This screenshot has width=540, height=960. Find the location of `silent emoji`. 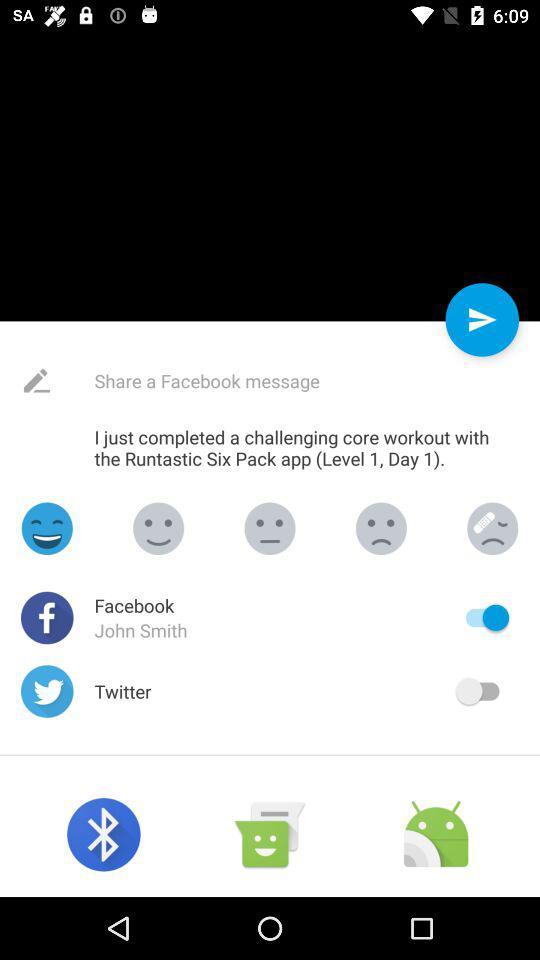

silent emoji is located at coordinates (381, 527).